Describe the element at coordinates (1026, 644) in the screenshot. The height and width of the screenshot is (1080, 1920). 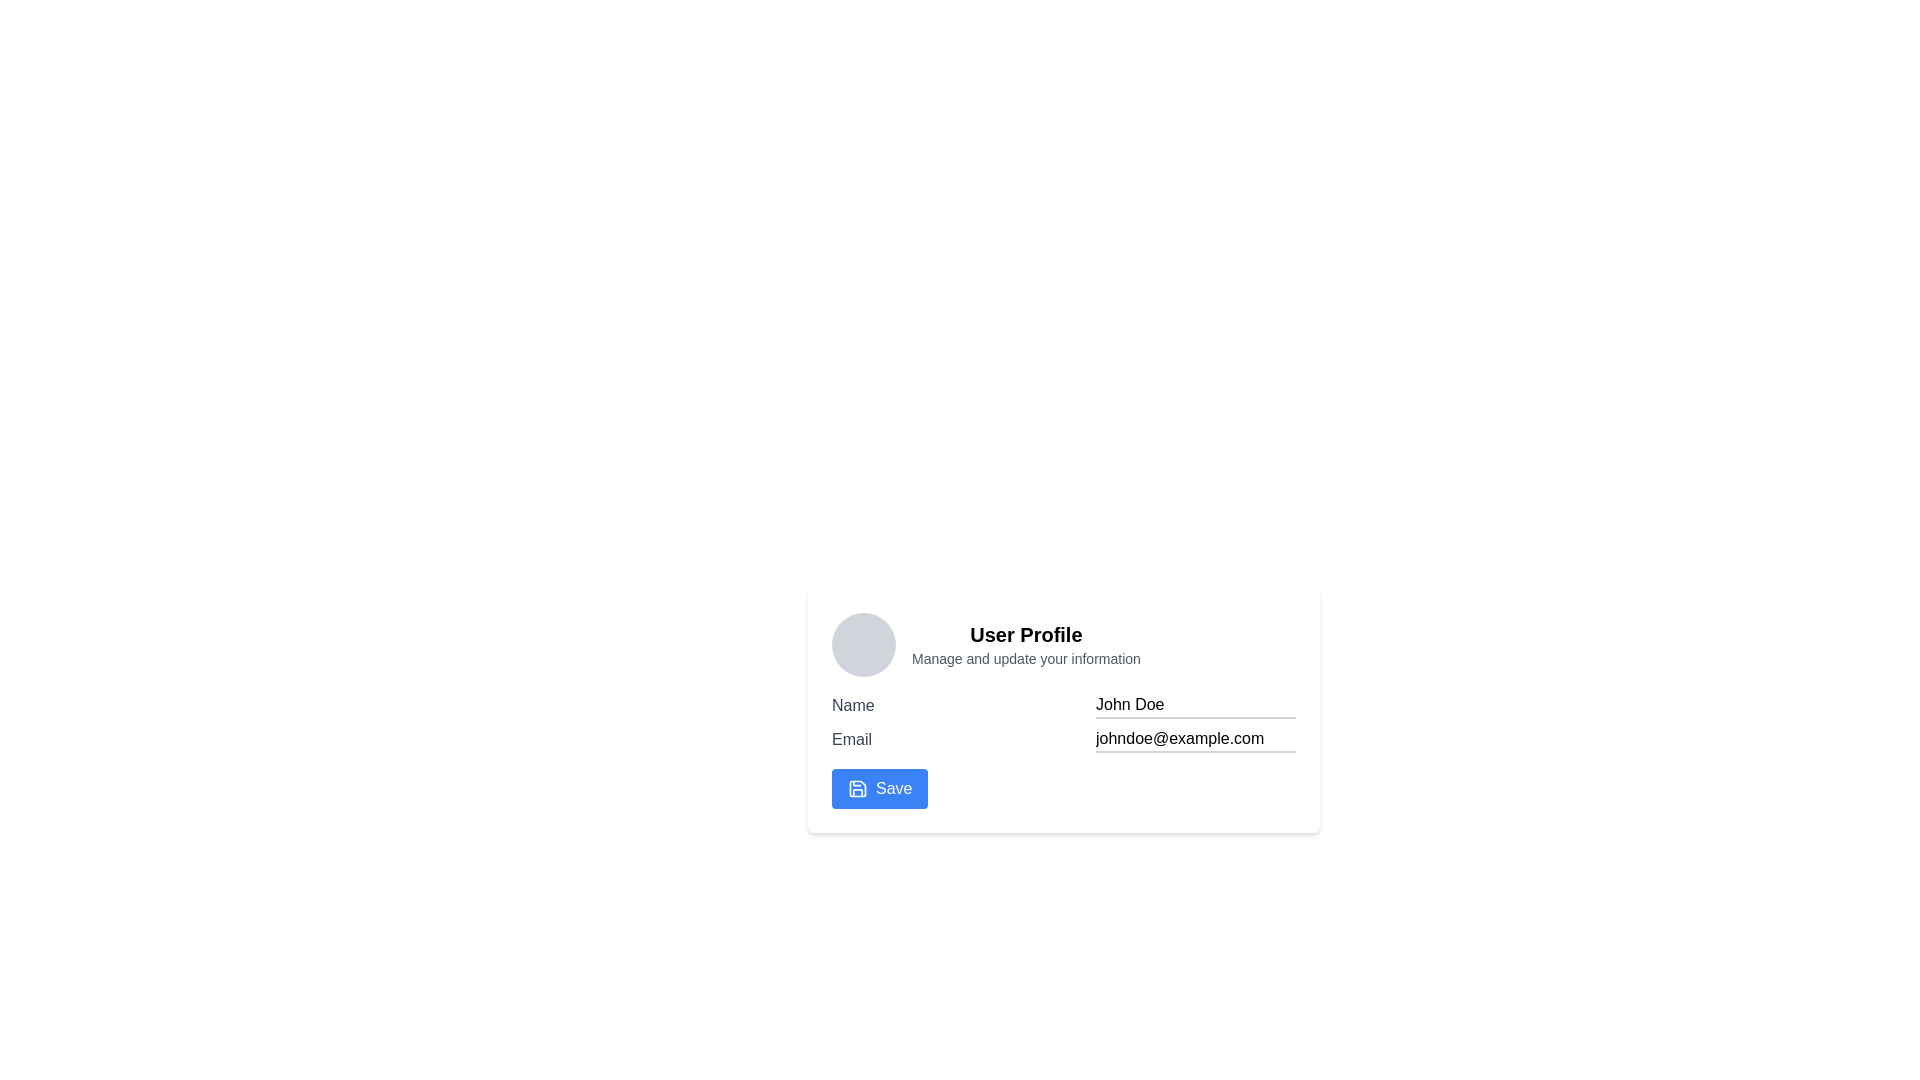
I see `the Header with subtitle that contains the bold title 'User Profile' and the subtitle 'Manage and update your information'` at that location.